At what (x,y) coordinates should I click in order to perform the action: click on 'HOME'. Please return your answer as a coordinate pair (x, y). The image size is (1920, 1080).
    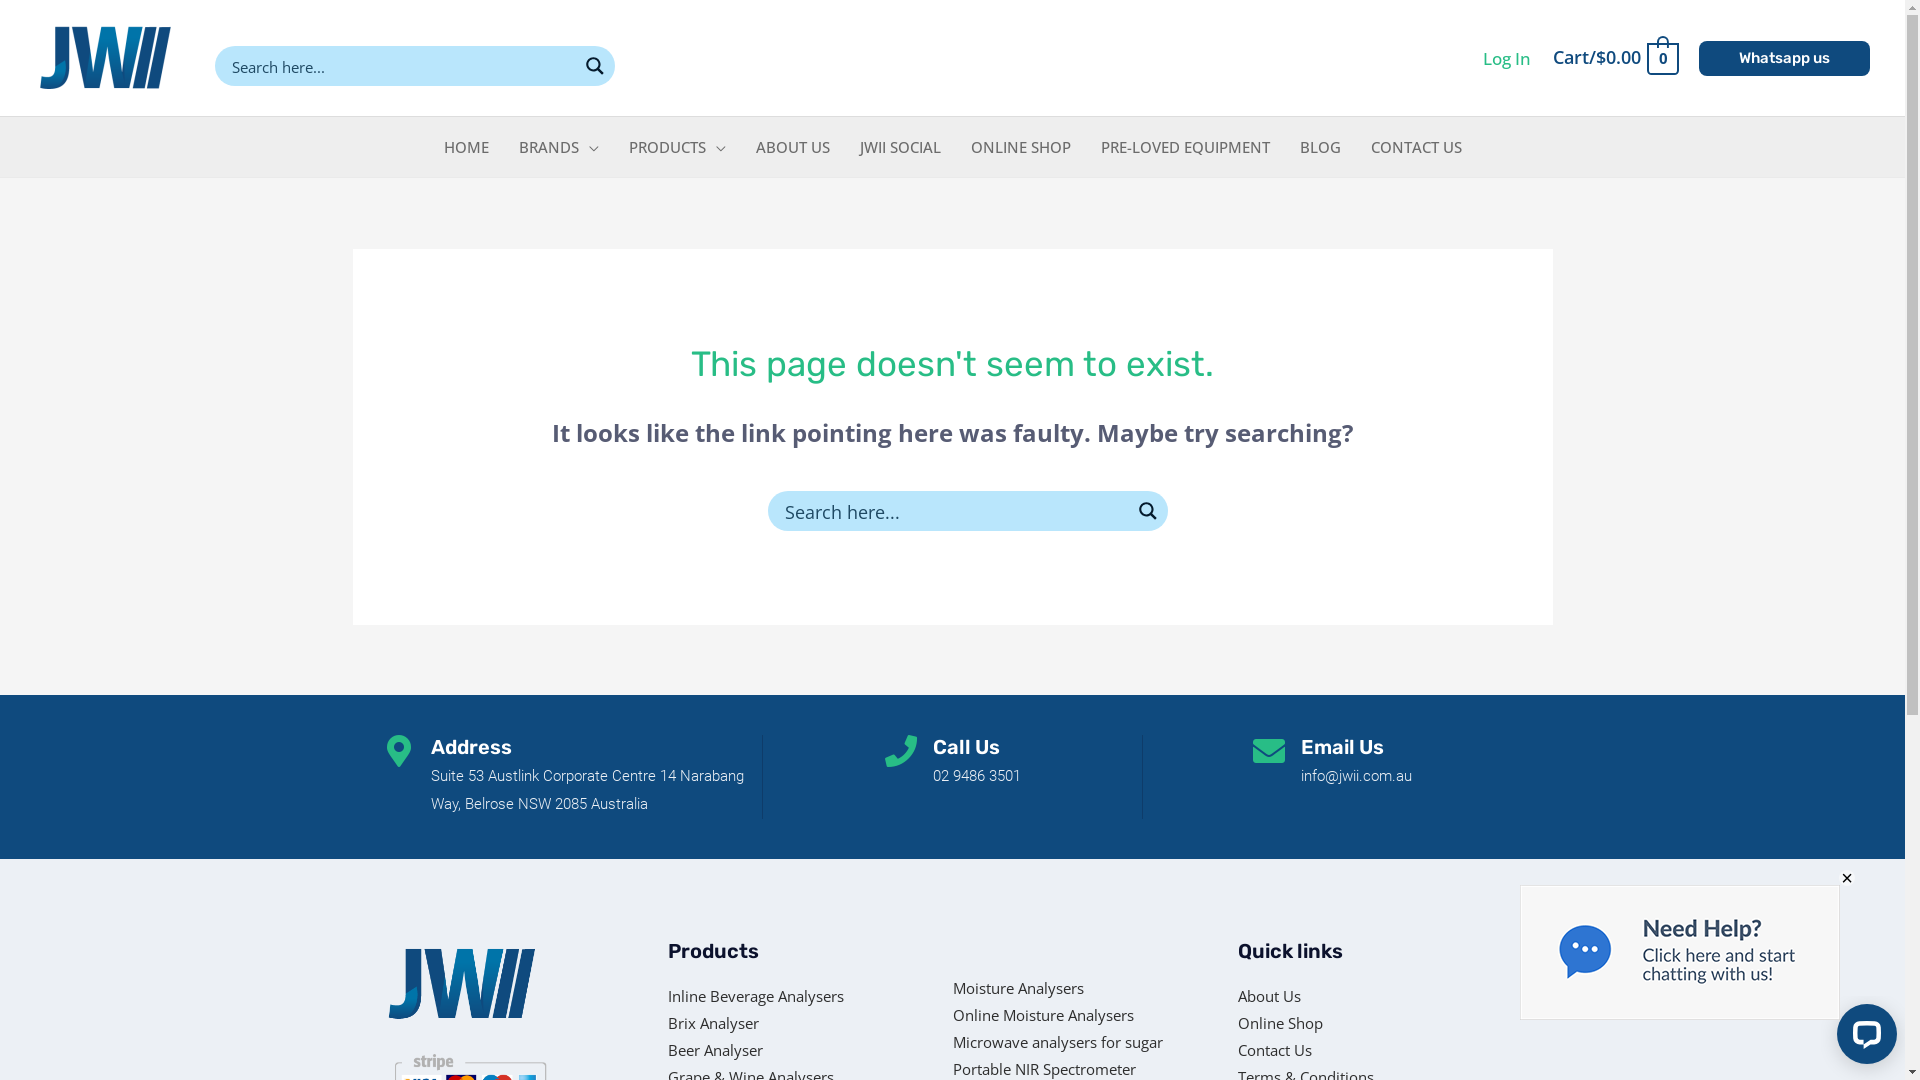
    Looking at the image, I should click on (464, 145).